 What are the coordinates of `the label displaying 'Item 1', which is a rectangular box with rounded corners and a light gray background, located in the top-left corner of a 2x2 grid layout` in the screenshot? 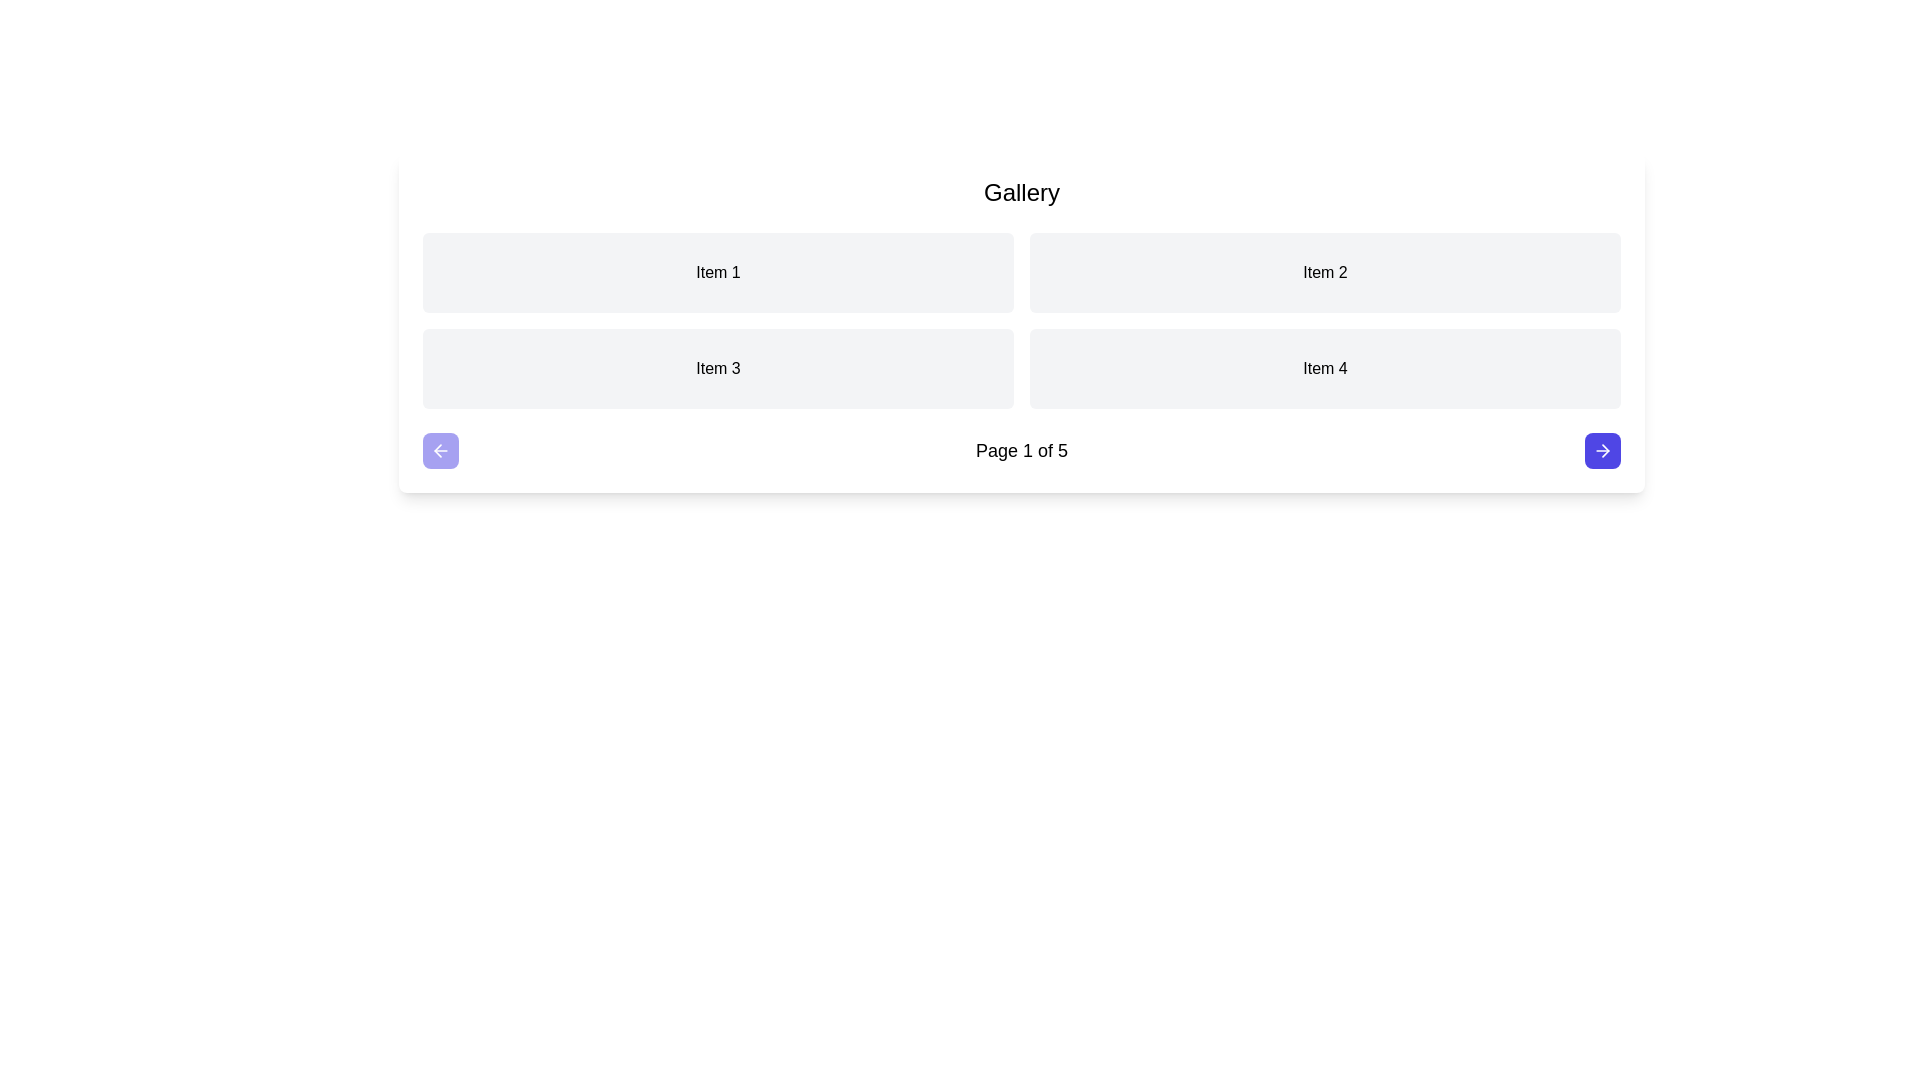 It's located at (718, 273).